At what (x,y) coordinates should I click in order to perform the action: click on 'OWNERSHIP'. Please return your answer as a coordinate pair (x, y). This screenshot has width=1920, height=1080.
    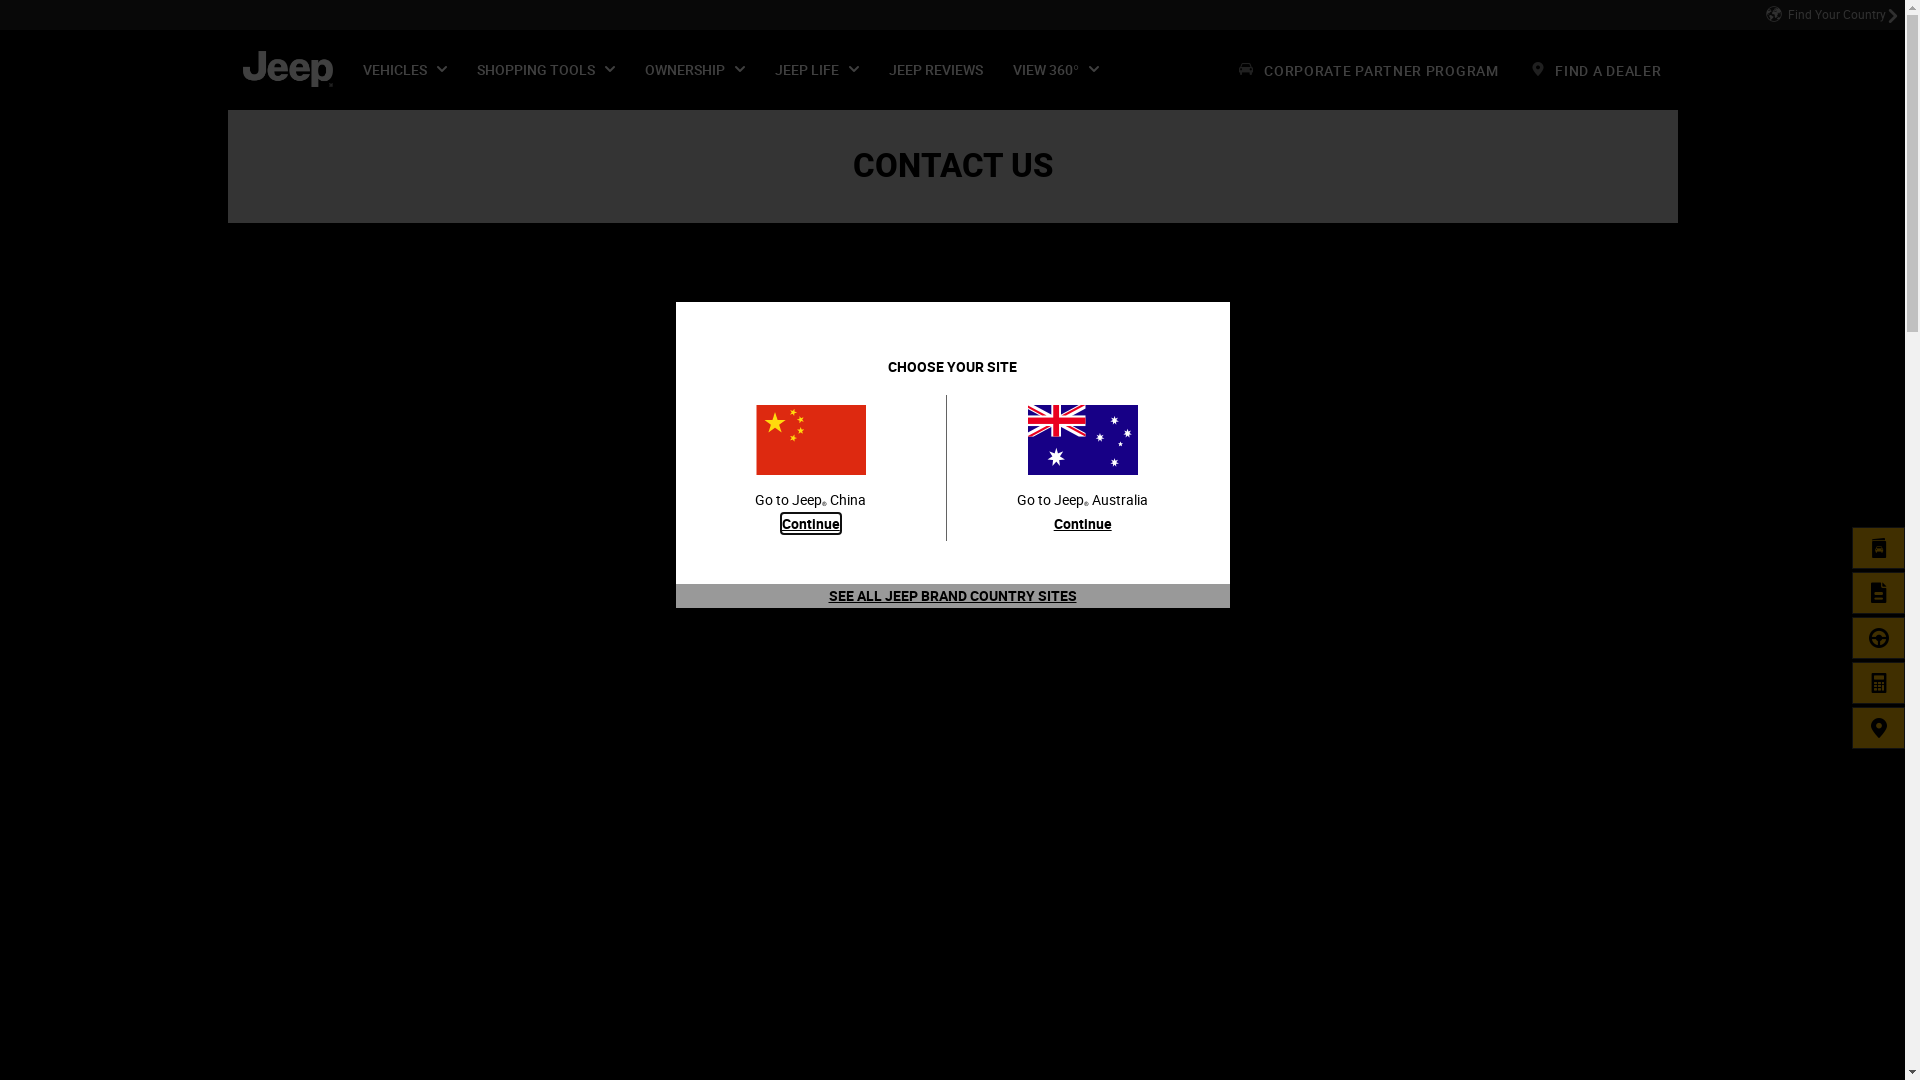
    Looking at the image, I should click on (695, 68).